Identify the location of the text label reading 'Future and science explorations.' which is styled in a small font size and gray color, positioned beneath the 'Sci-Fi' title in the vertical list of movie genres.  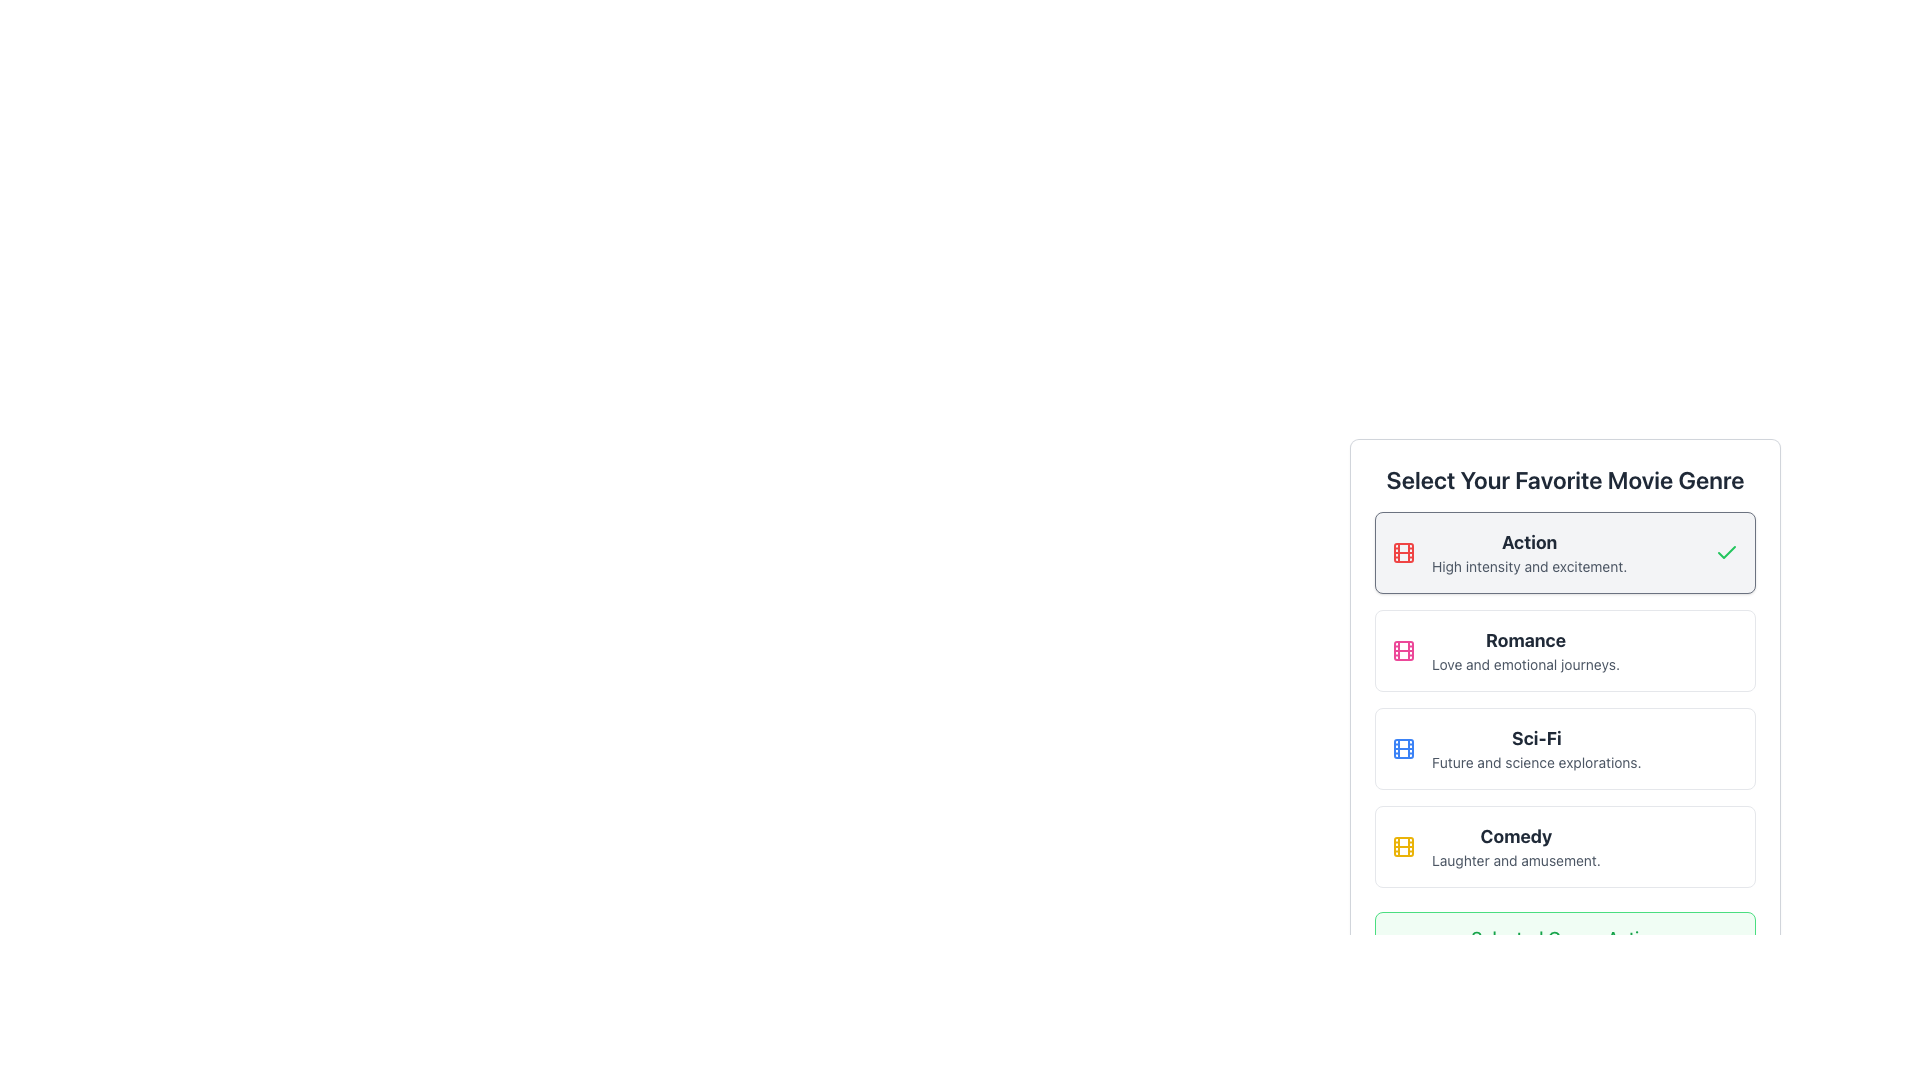
(1535, 763).